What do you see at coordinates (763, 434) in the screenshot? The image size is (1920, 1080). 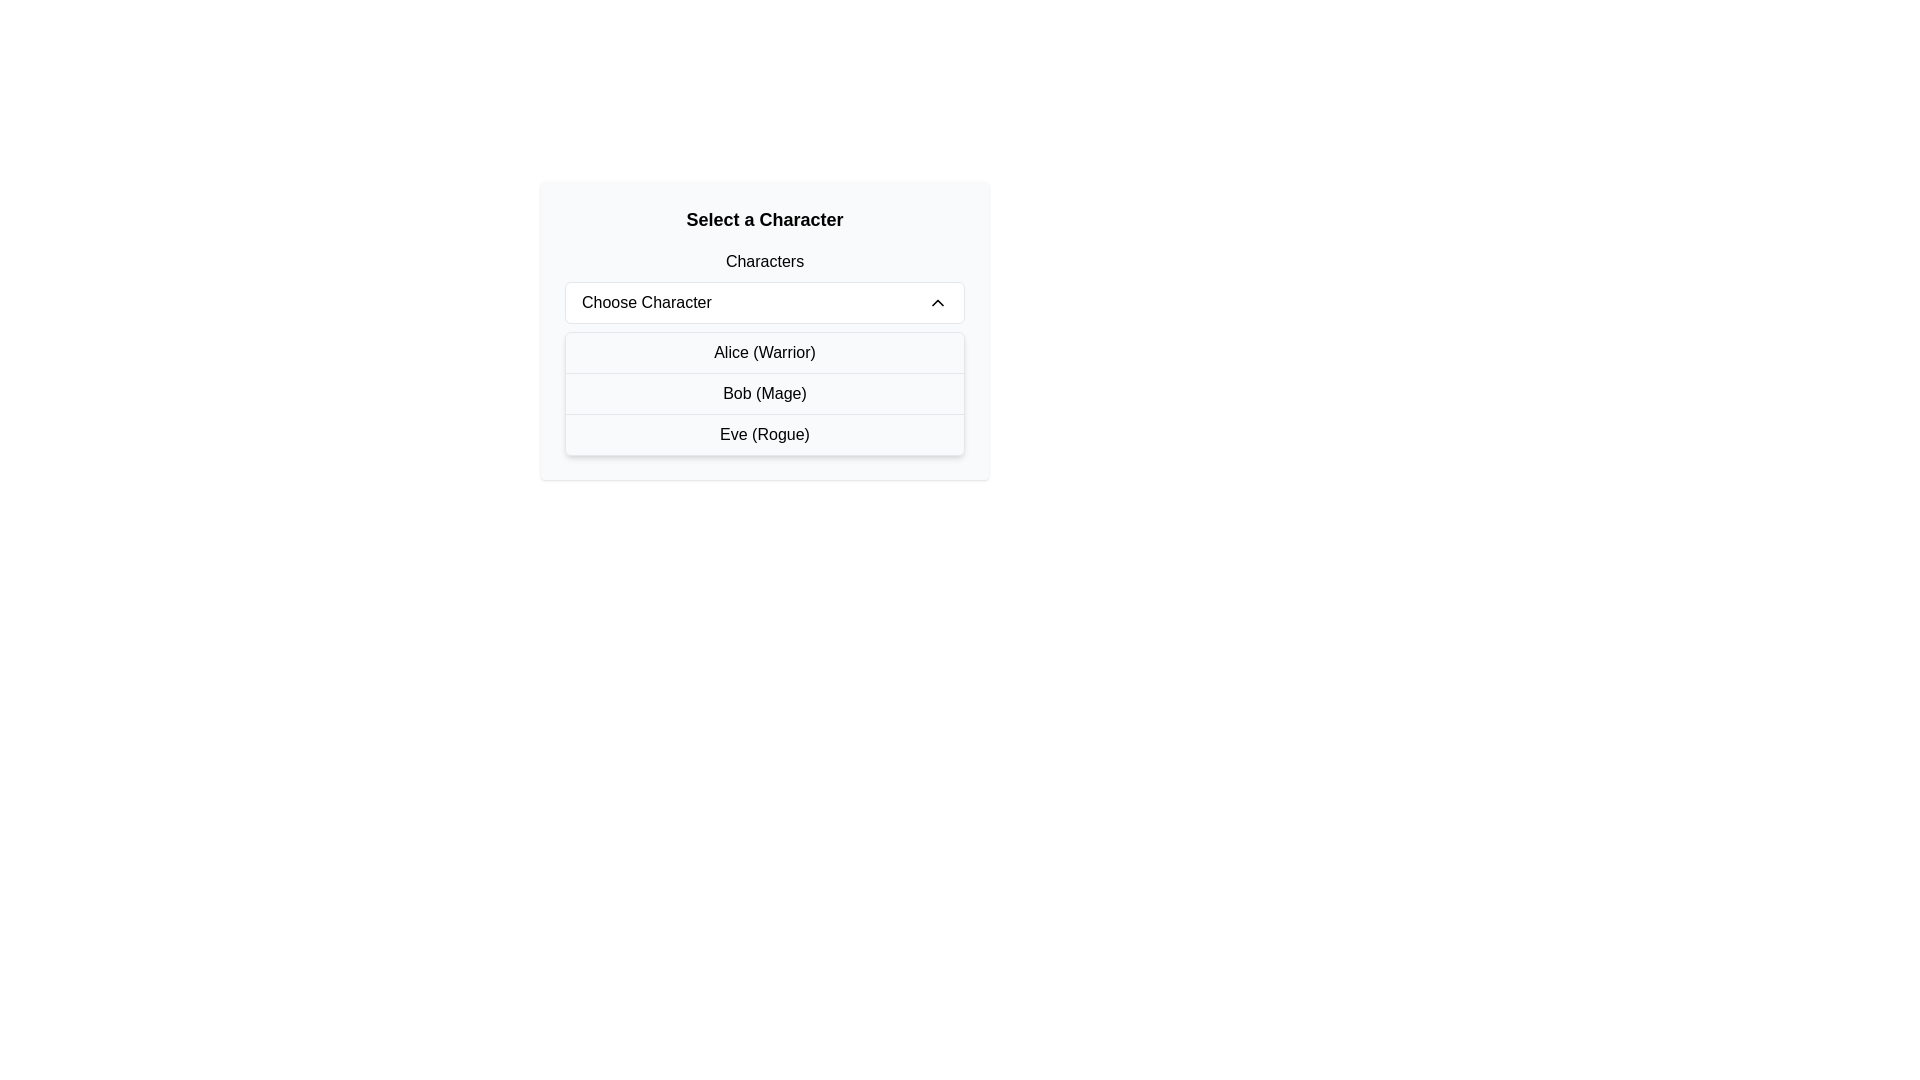 I see `the text label displaying the character name and class 'Eve (Rogue)' in the dropdown menu under 'Select a Character'` at bounding box center [763, 434].